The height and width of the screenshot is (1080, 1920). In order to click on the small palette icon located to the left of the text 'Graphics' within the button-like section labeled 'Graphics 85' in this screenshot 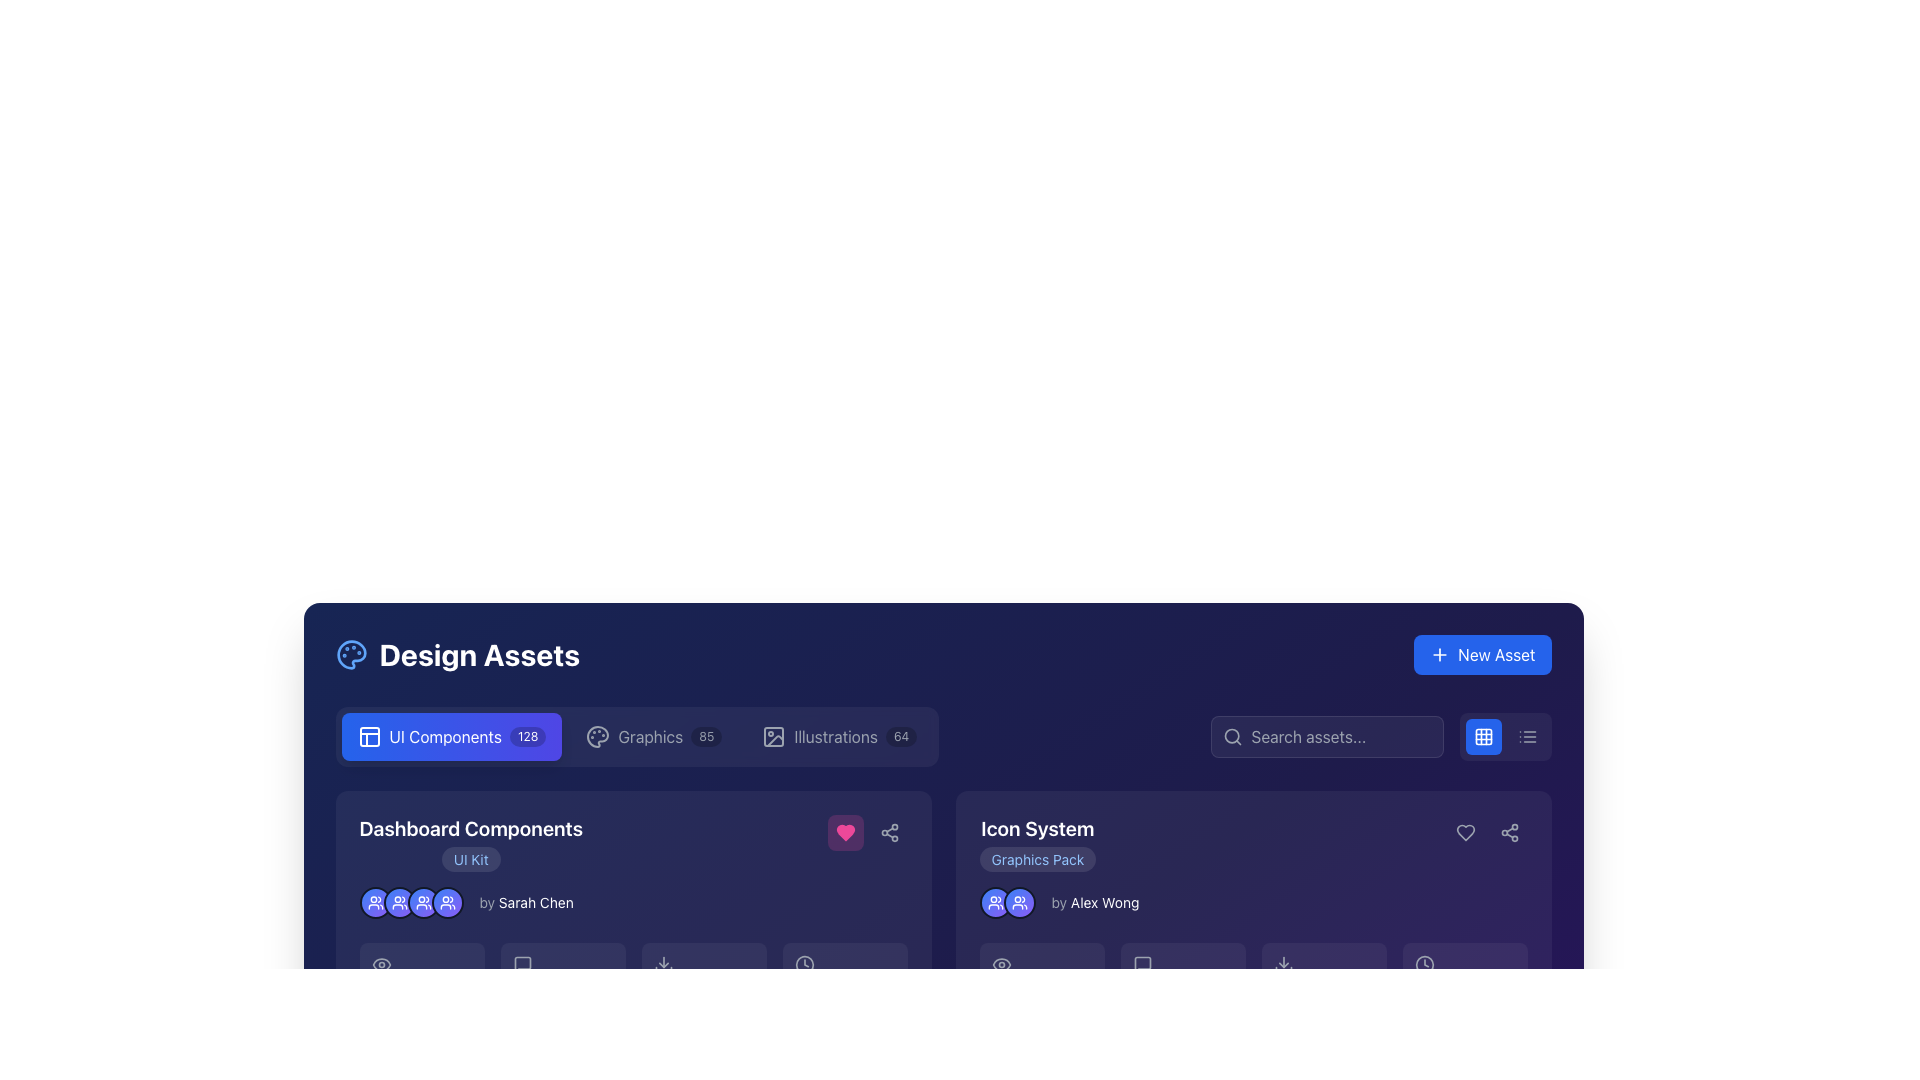, I will do `click(597, 736)`.